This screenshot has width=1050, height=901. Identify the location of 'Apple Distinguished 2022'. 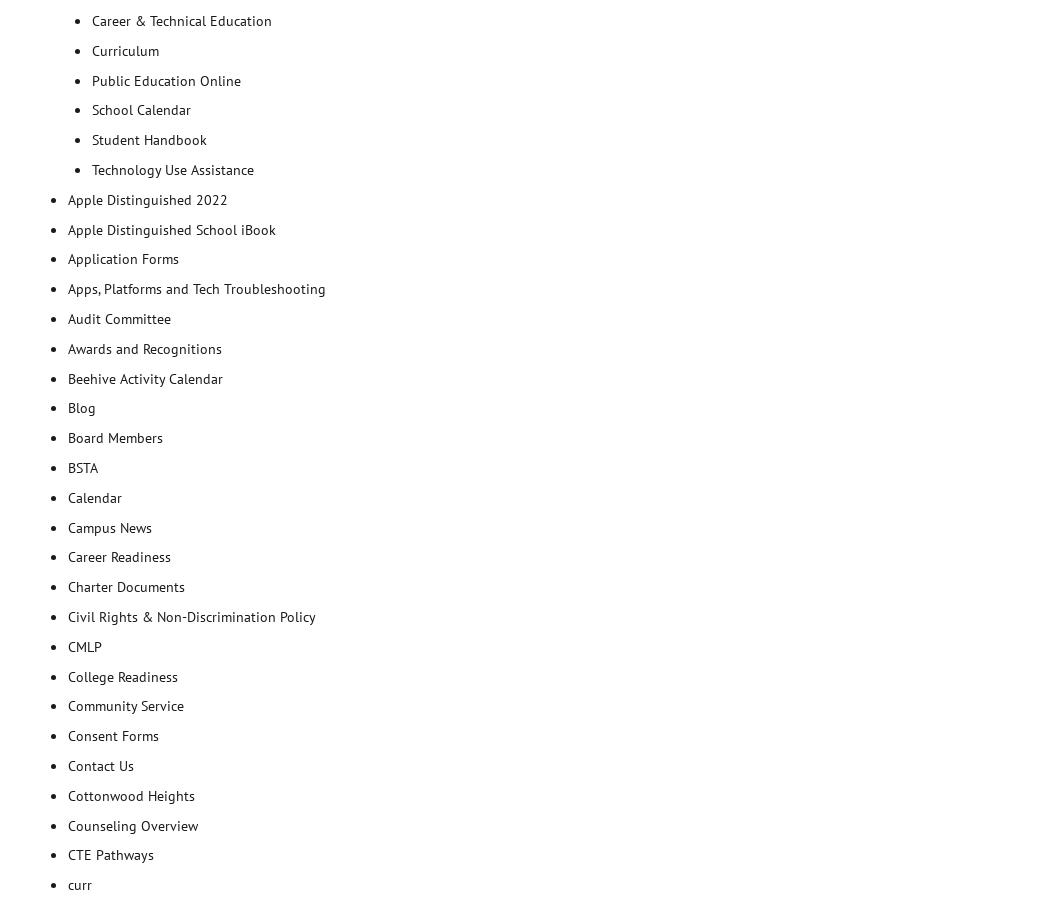
(147, 198).